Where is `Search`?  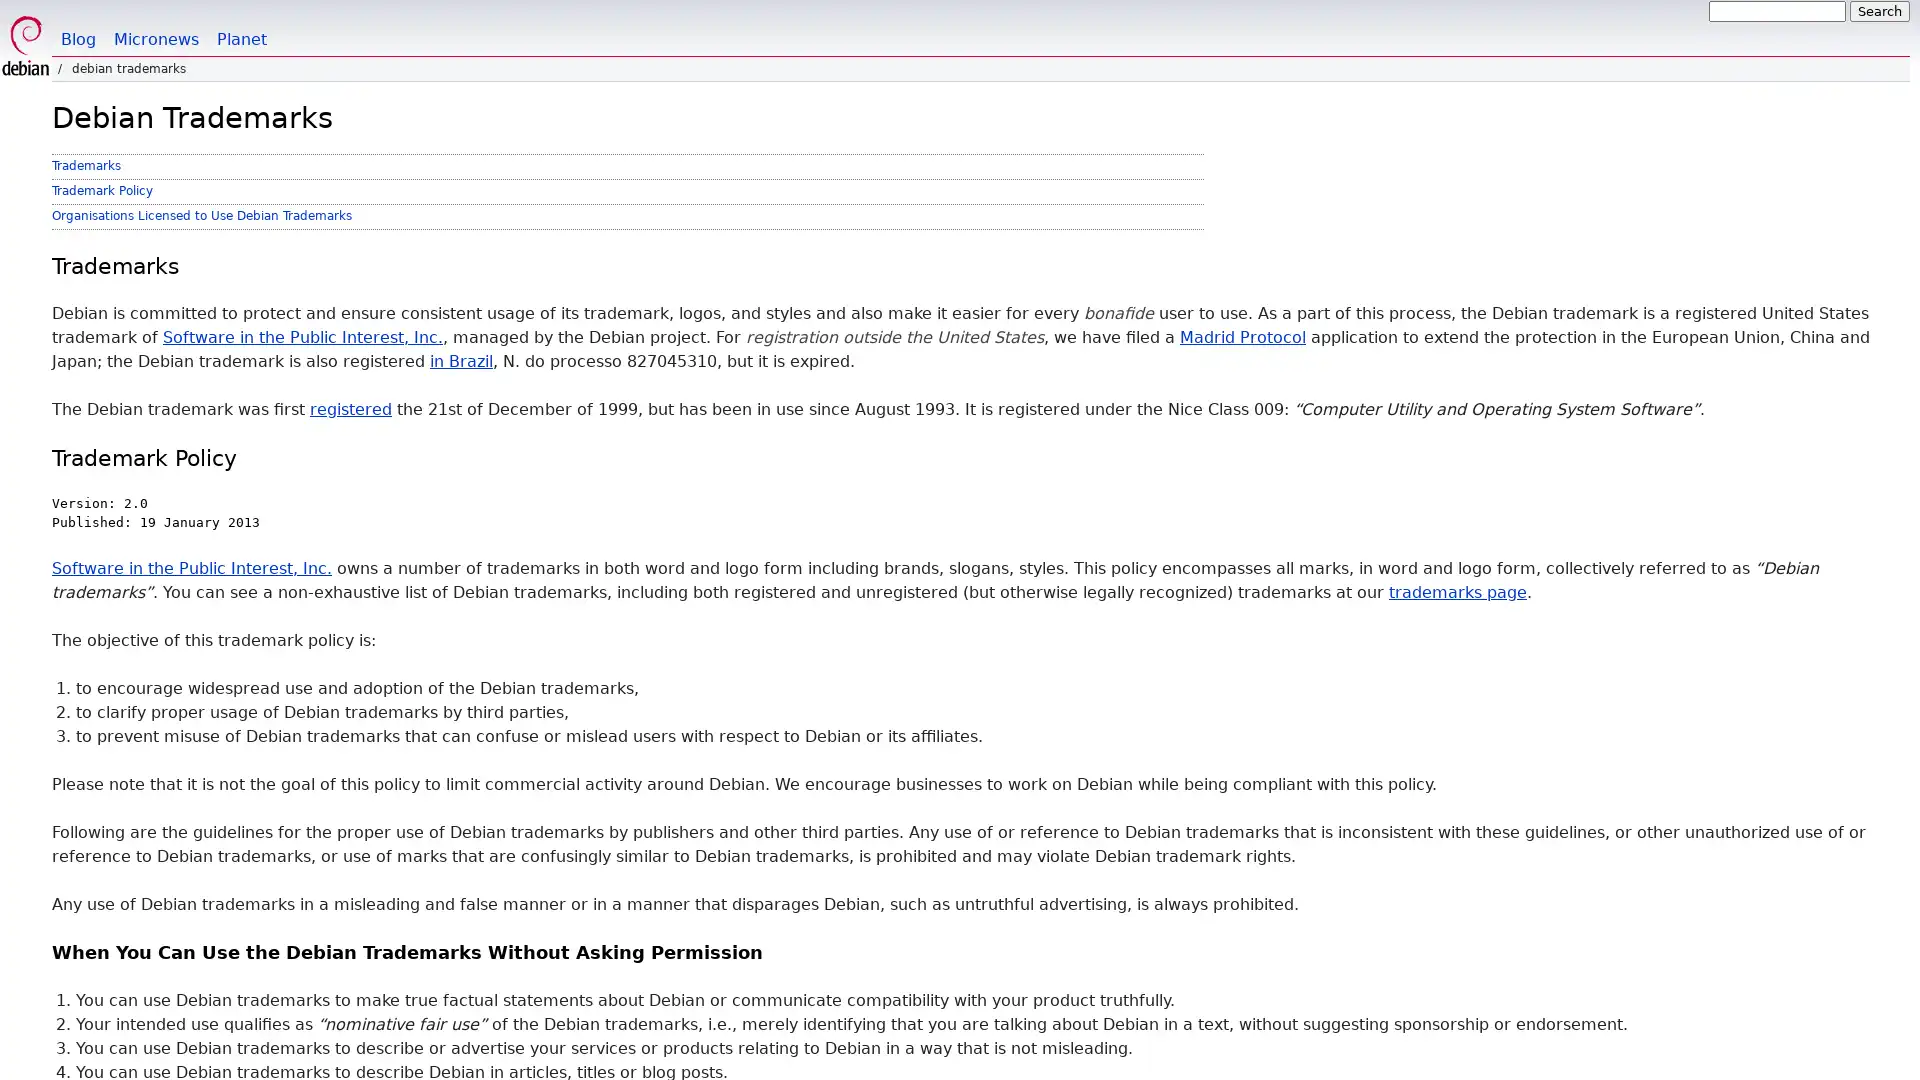 Search is located at coordinates (1879, 11).